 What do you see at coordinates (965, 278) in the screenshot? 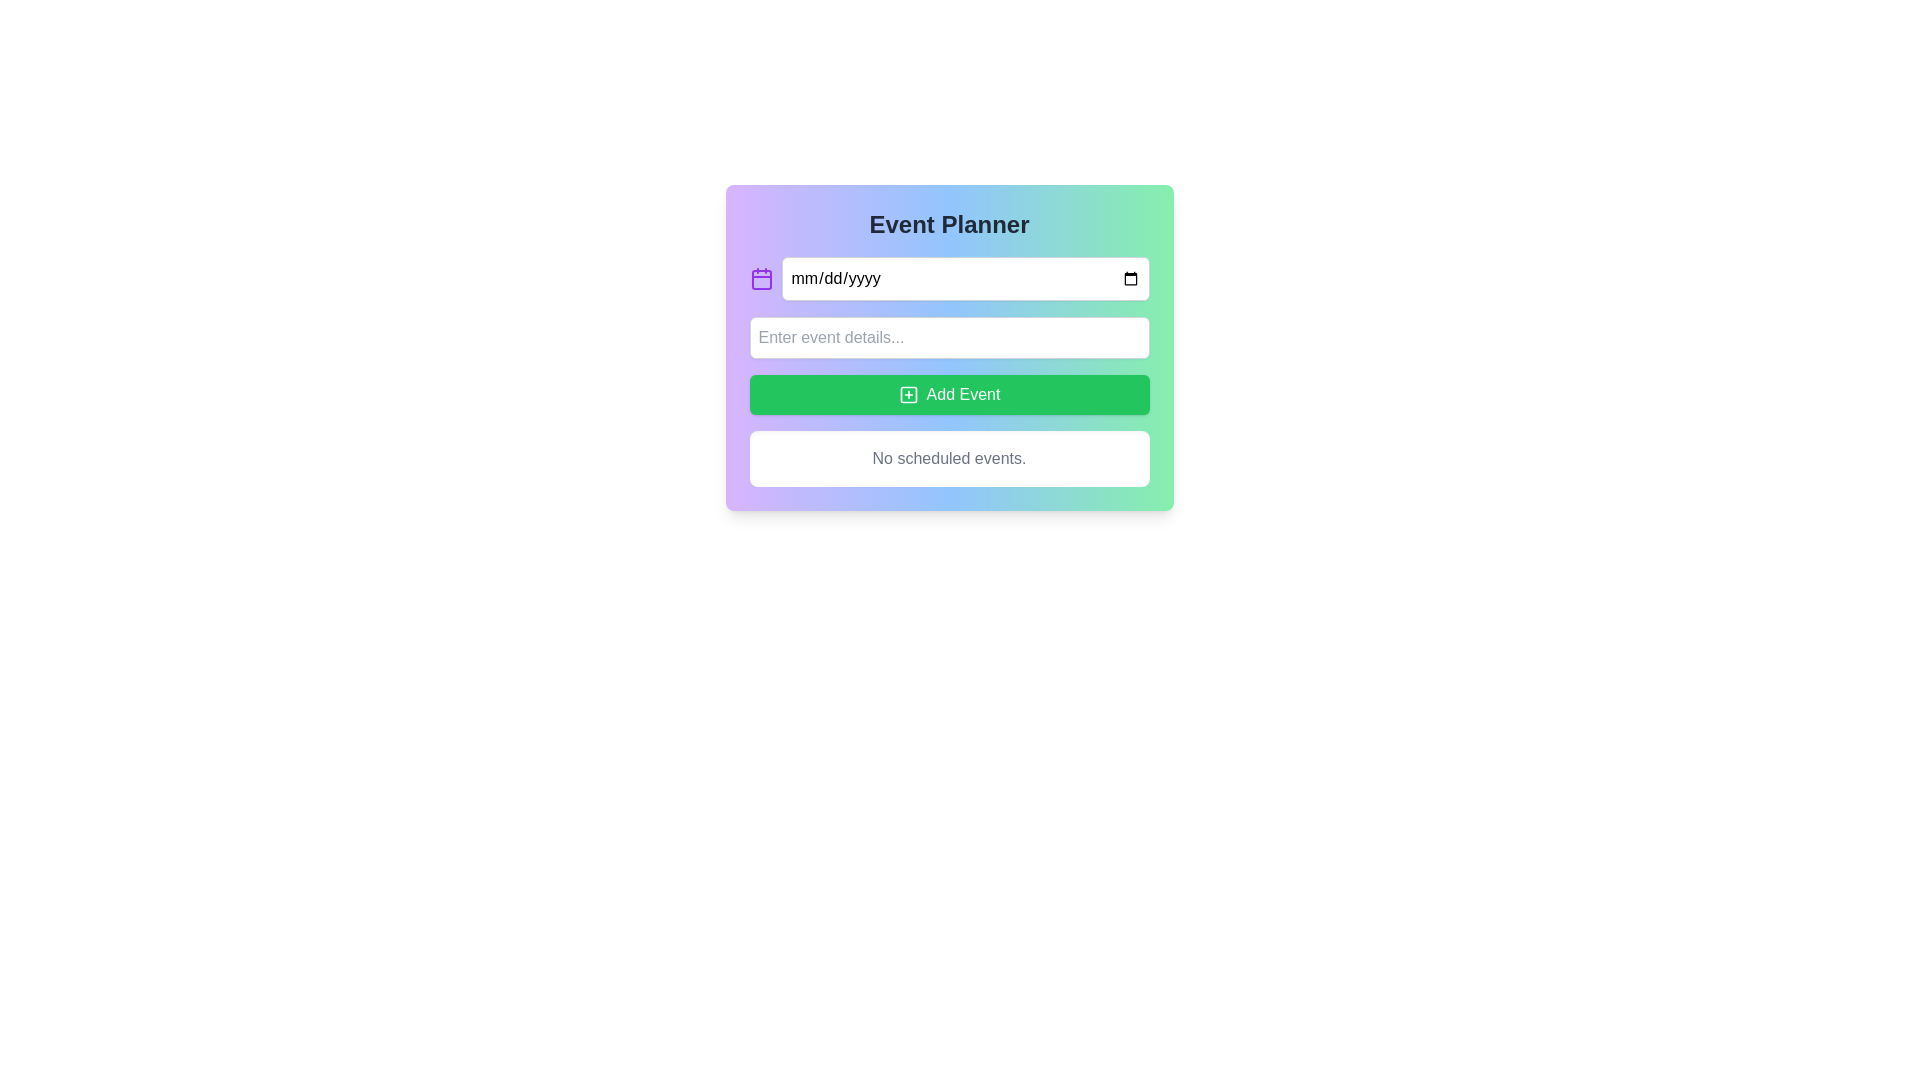
I see `the date input field, which is a rectangular white input field with a light gray border and rounded corners` at bounding box center [965, 278].